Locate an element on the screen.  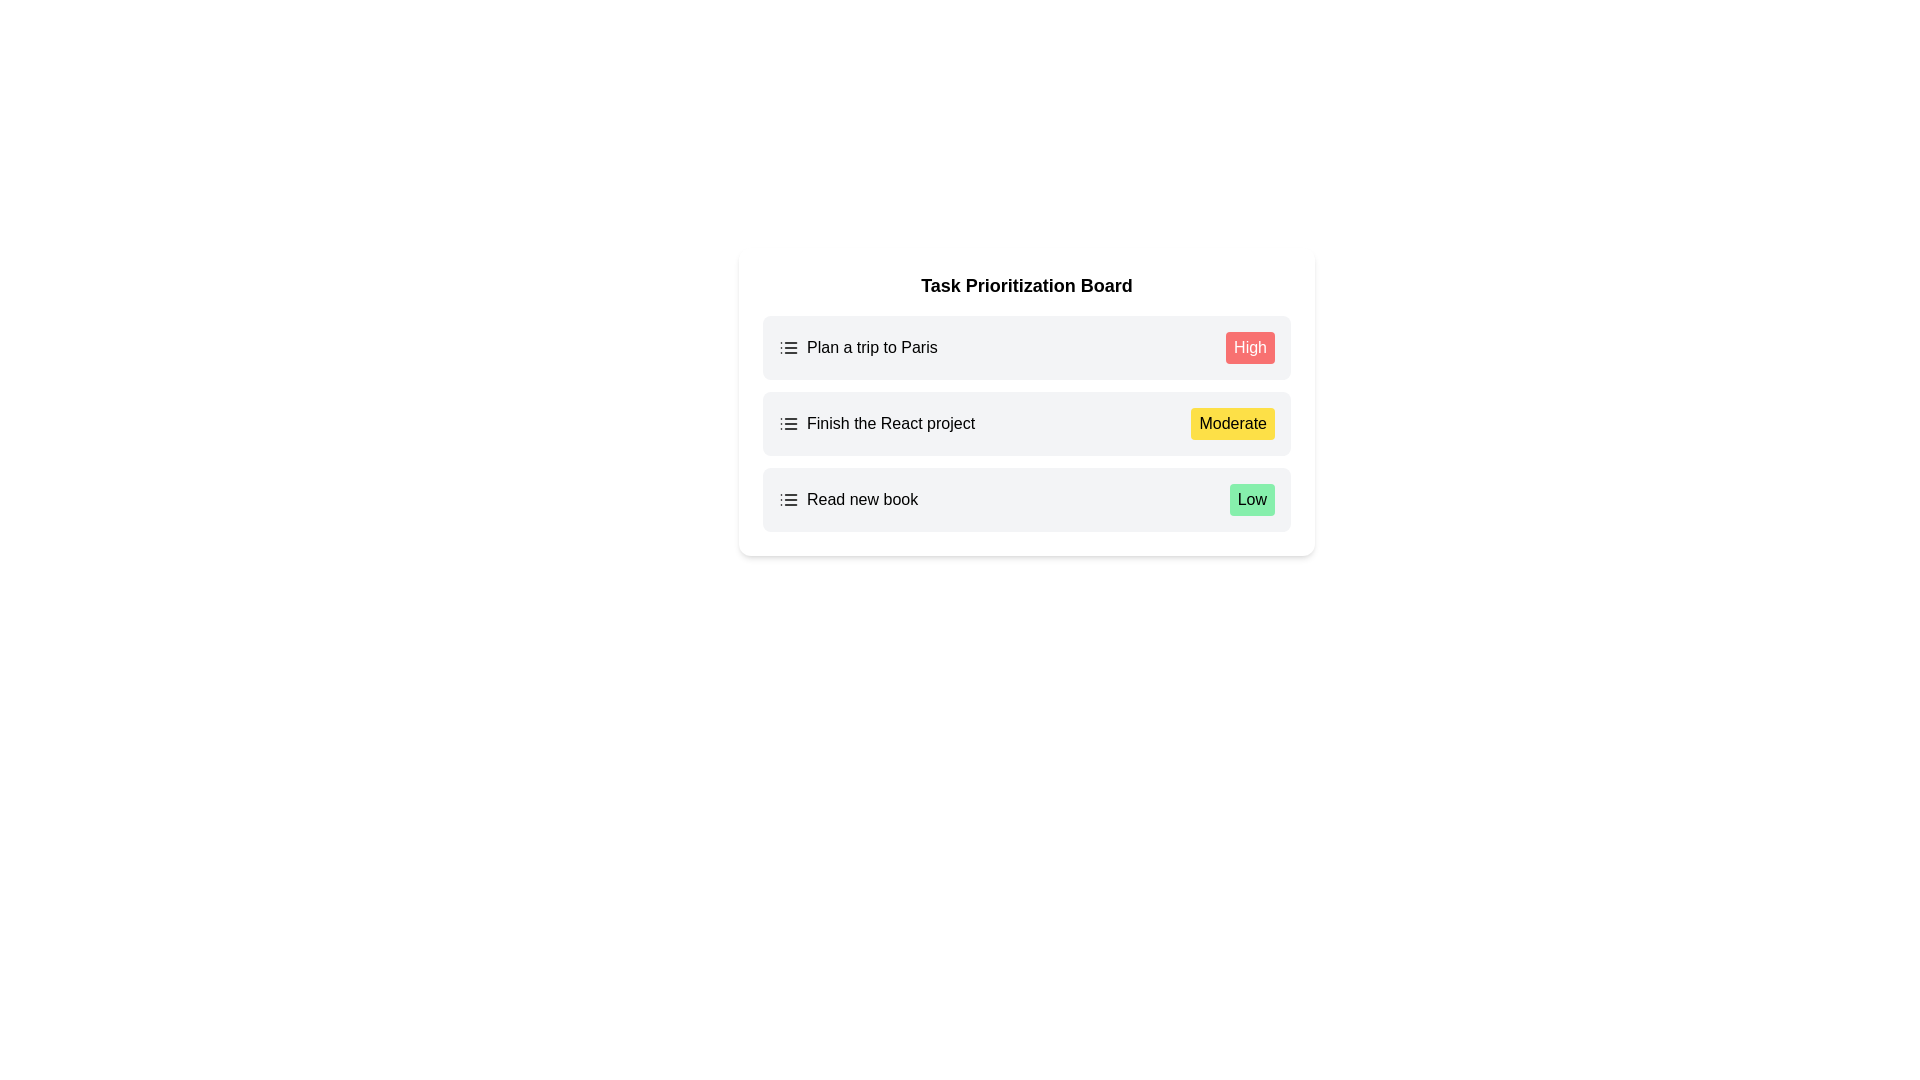
the label displaying 'Read new book', which is the third entry in the vertical list of task items on the Task Prioritization Board is located at coordinates (862, 499).